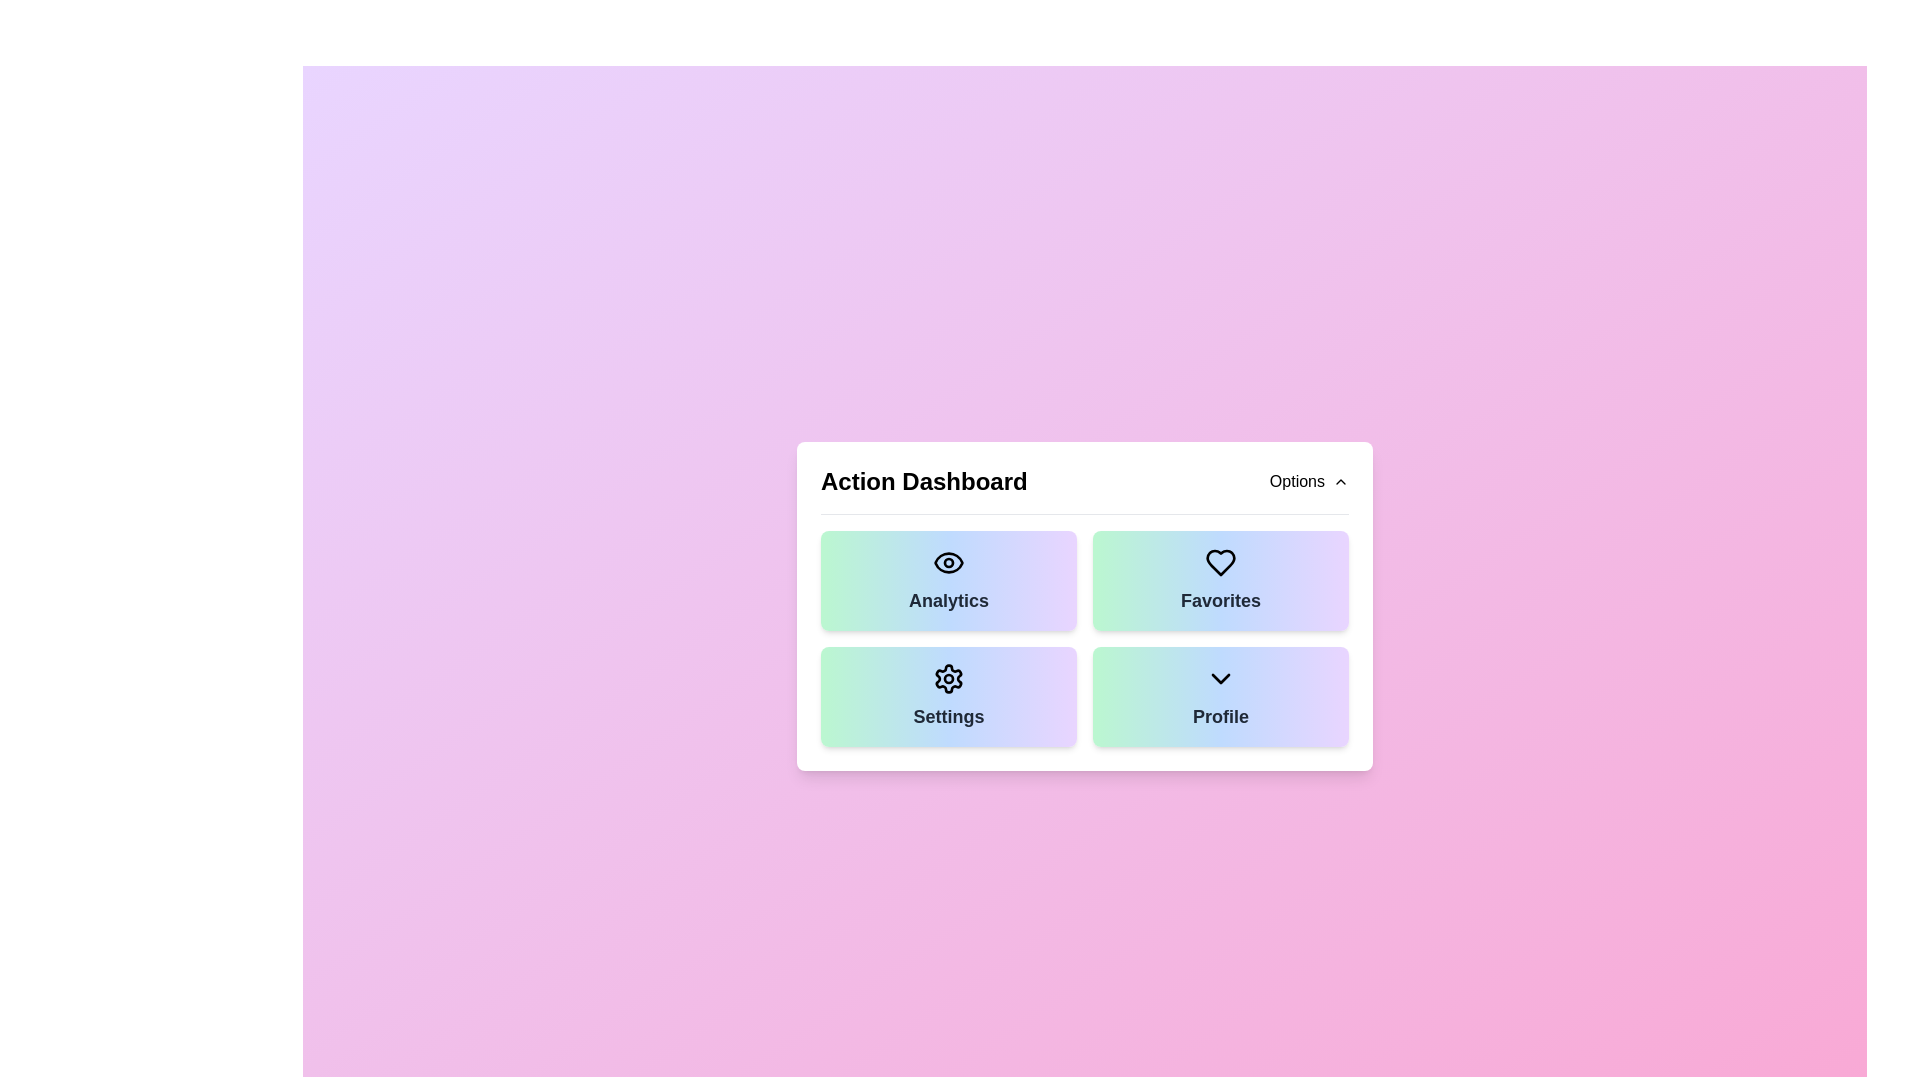 This screenshot has width=1920, height=1080. I want to click on the downward-facing chevron icon representing a dropdown menu in the 'Options' section of the Action Dashboard interface for potential visual feedback, so click(1219, 677).